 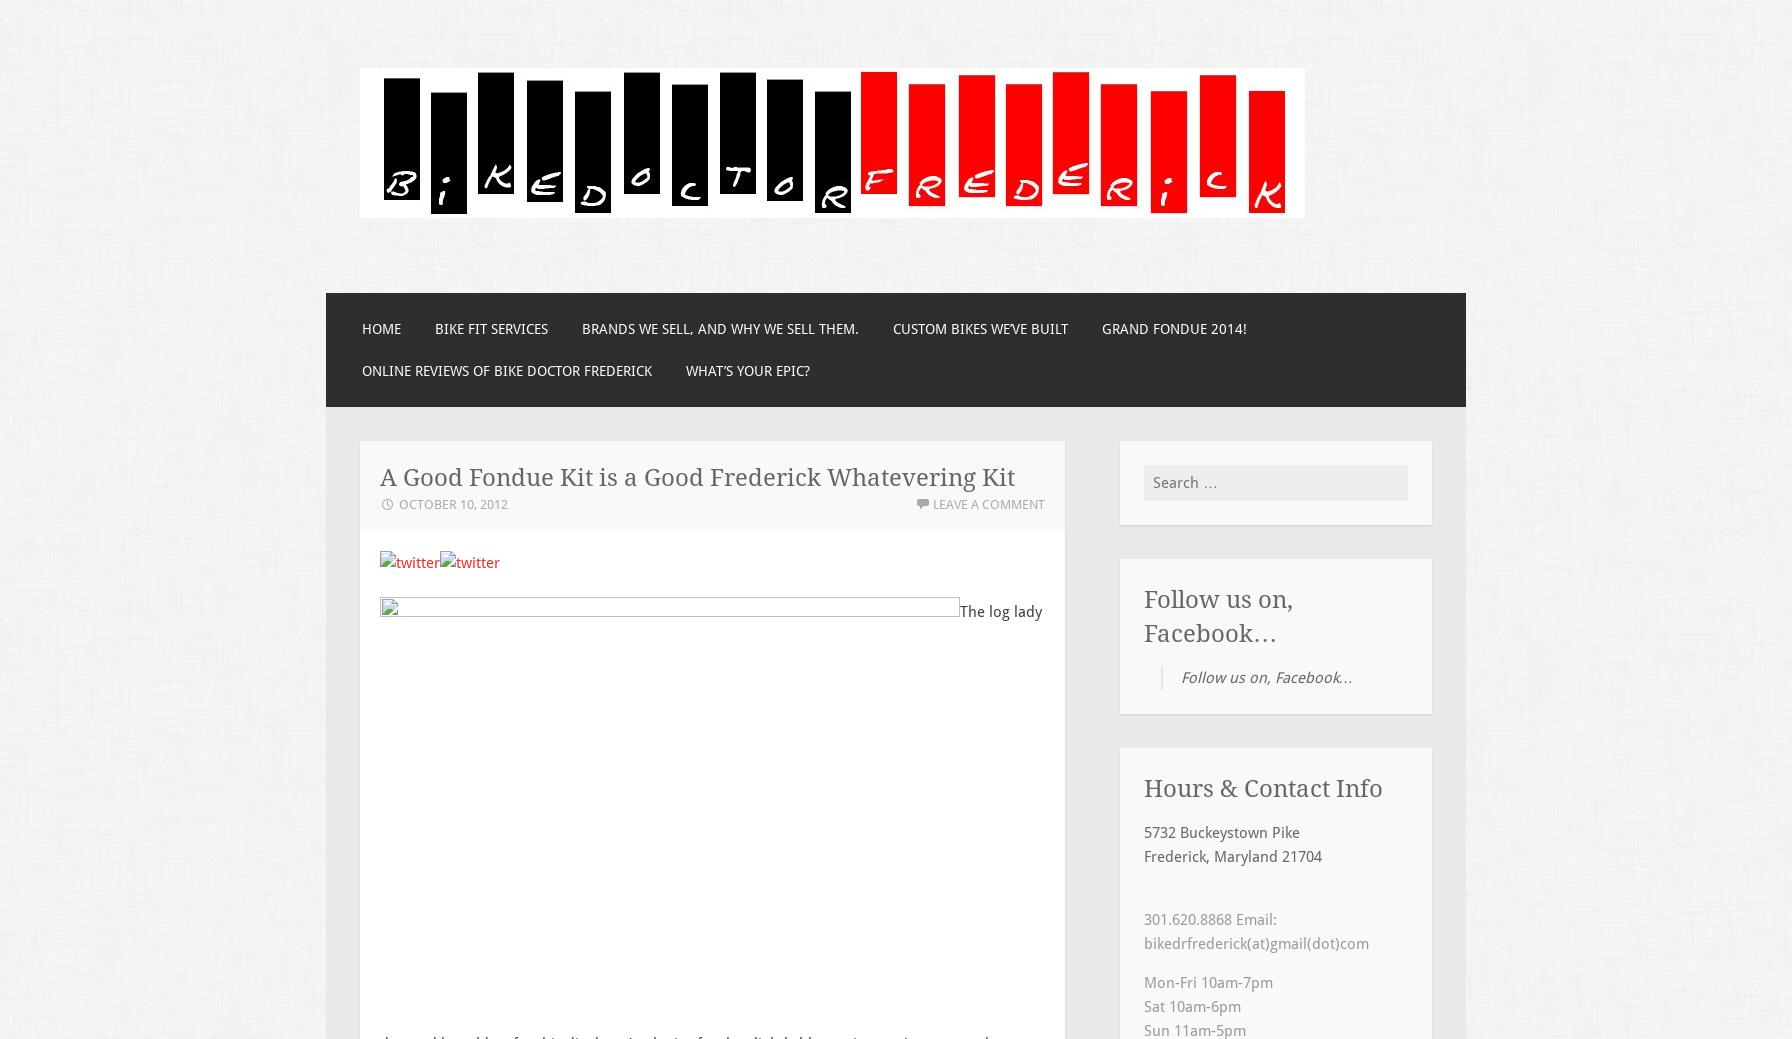 What do you see at coordinates (892, 329) in the screenshot?
I see `'Custom bikes we’ve built'` at bounding box center [892, 329].